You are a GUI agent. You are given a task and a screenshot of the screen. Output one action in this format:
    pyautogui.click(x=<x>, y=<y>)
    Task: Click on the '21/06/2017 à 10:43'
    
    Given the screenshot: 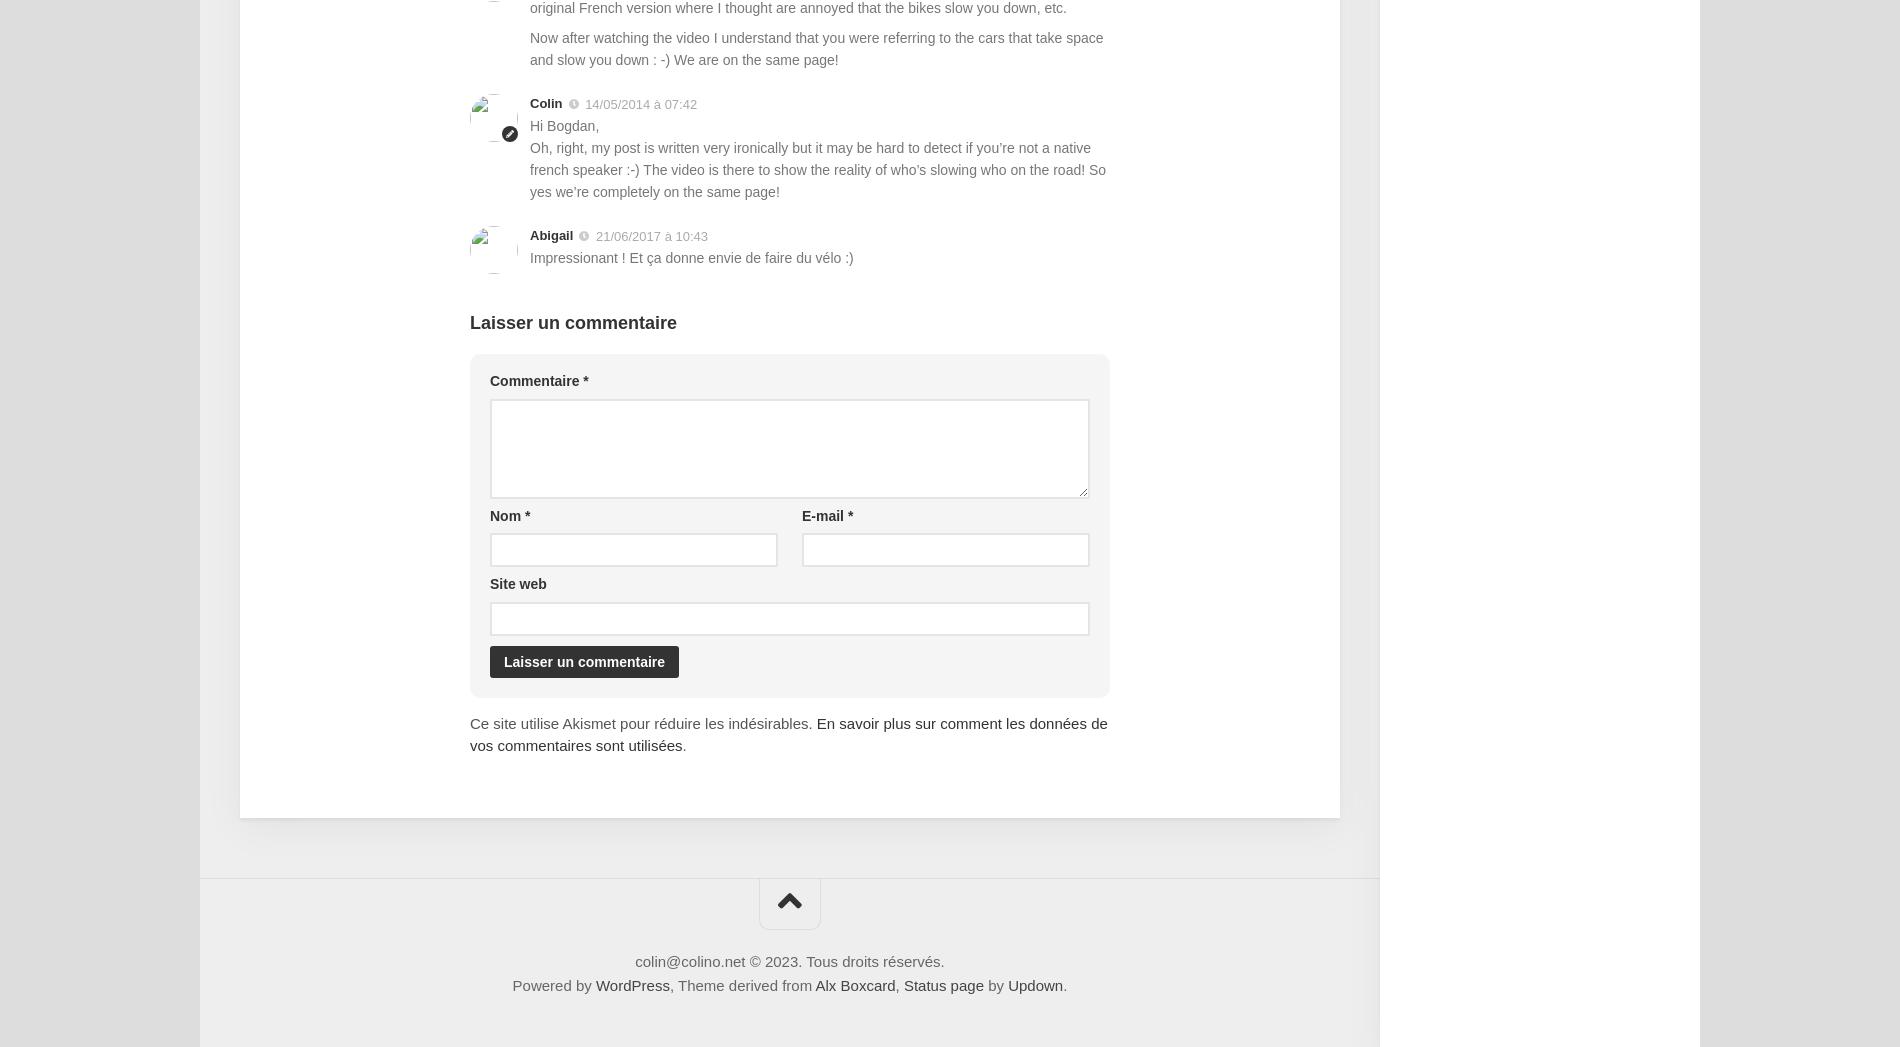 What is the action you would take?
    pyautogui.click(x=651, y=234)
    